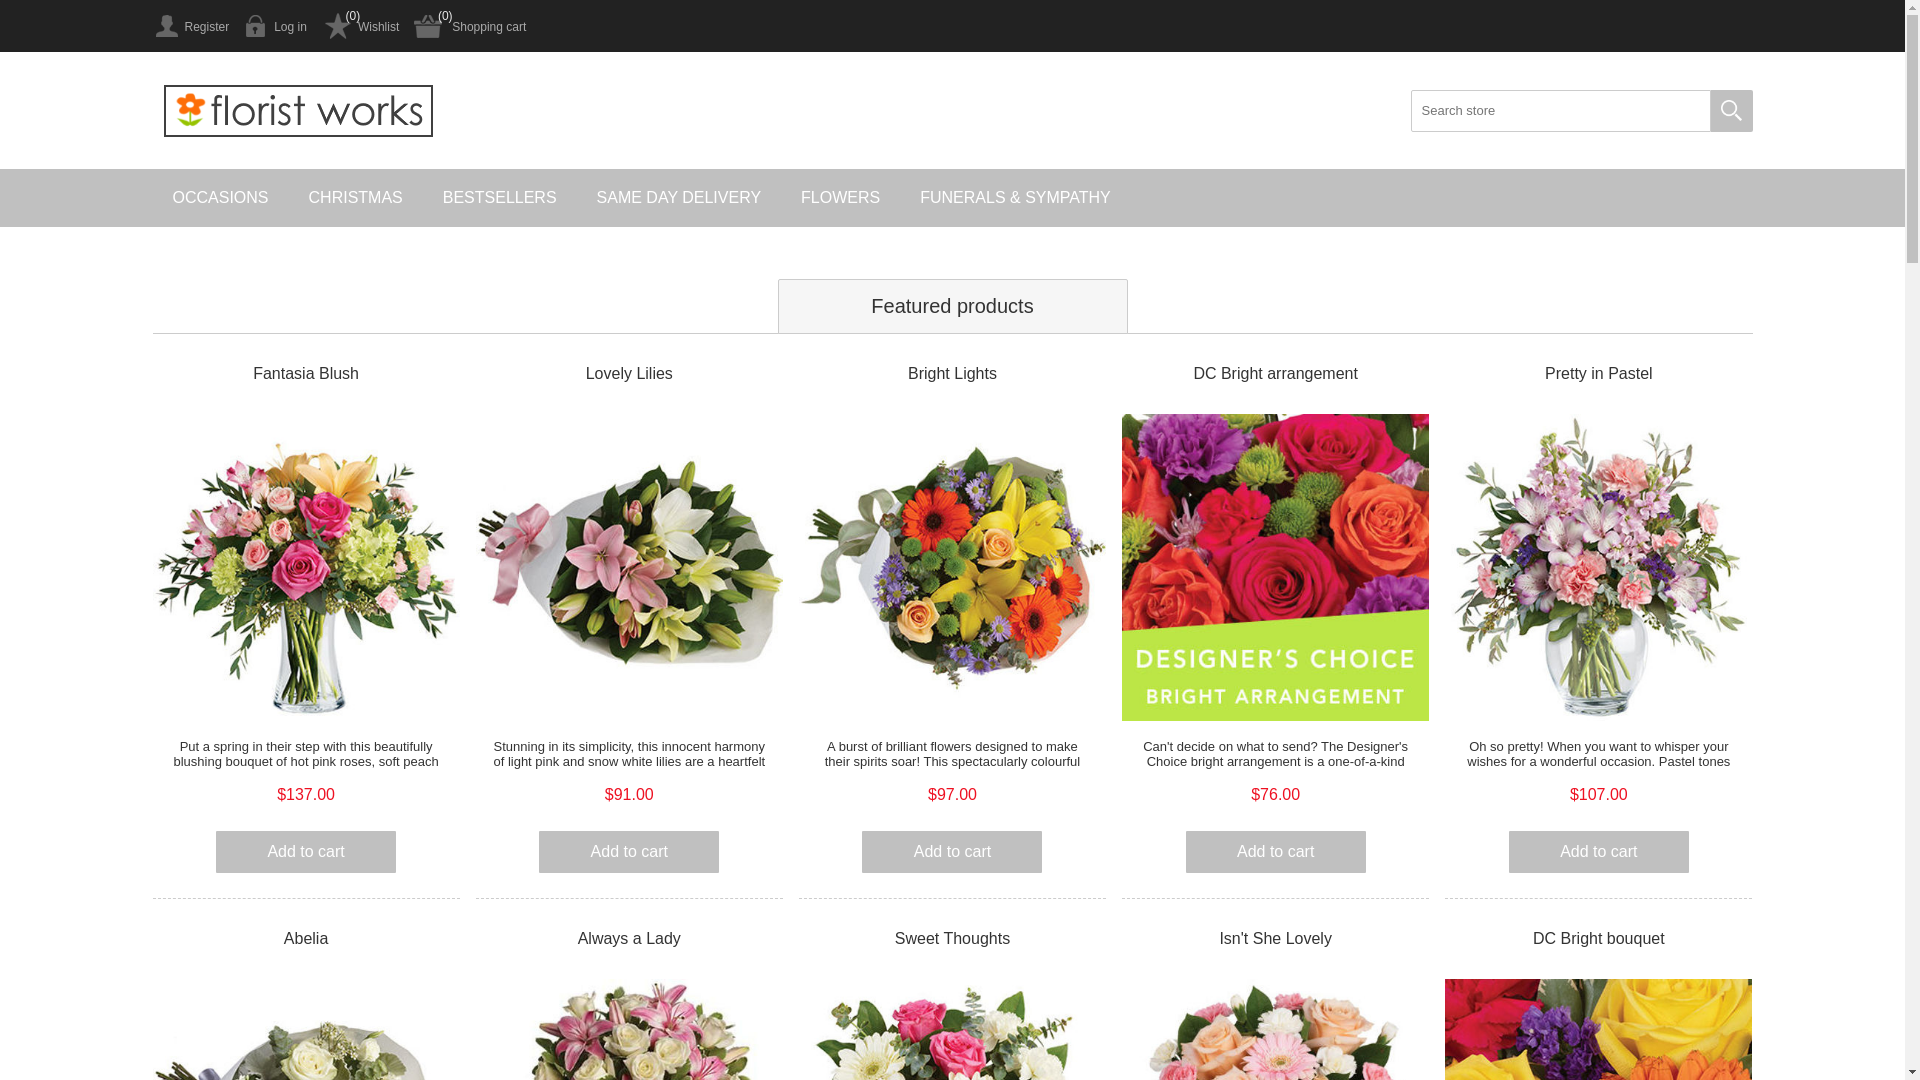  Describe the element at coordinates (151, 197) in the screenshot. I see `'OCCASIONS'` at that location.